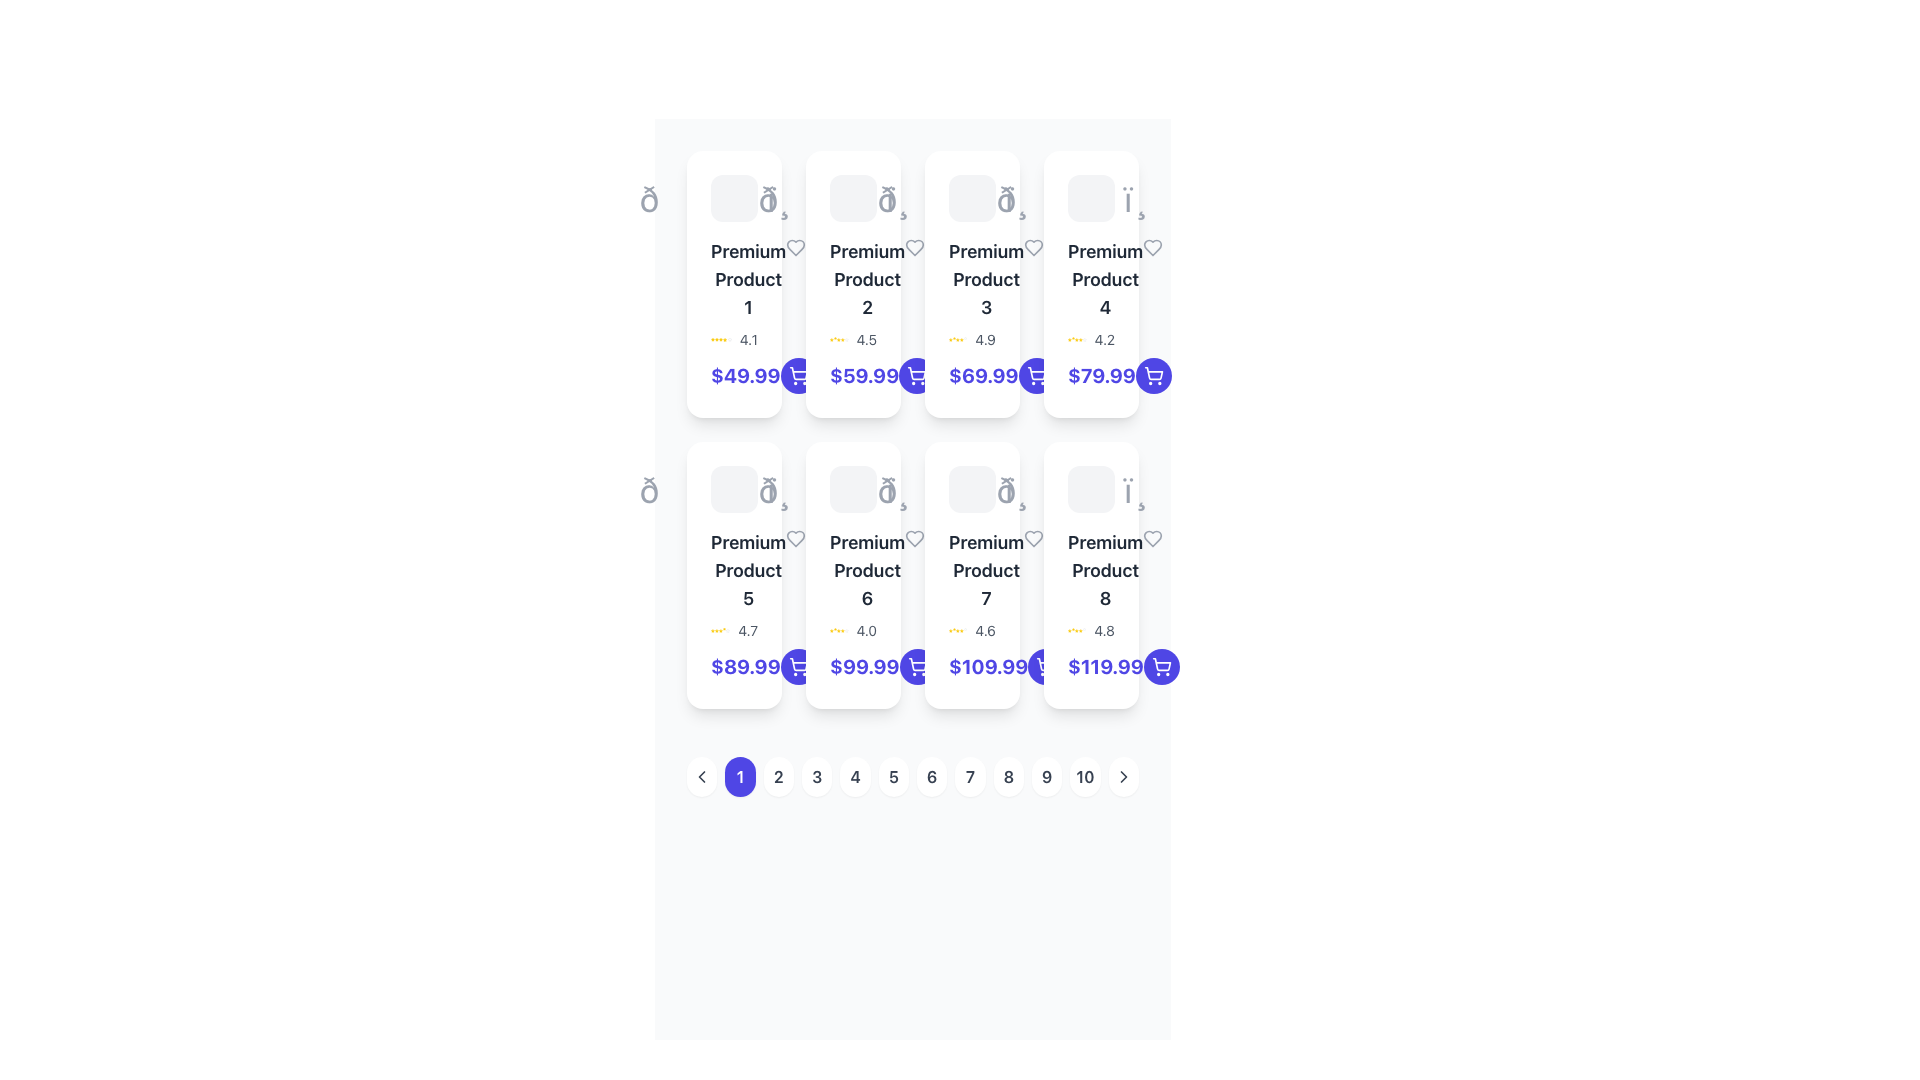  What do you see at coordinates (797, 373) in the screenshot?
I see `the shopping cart icon button located in the bottom-right corner of the 'Premium Product 8' card` at bounding box center [797, 373].